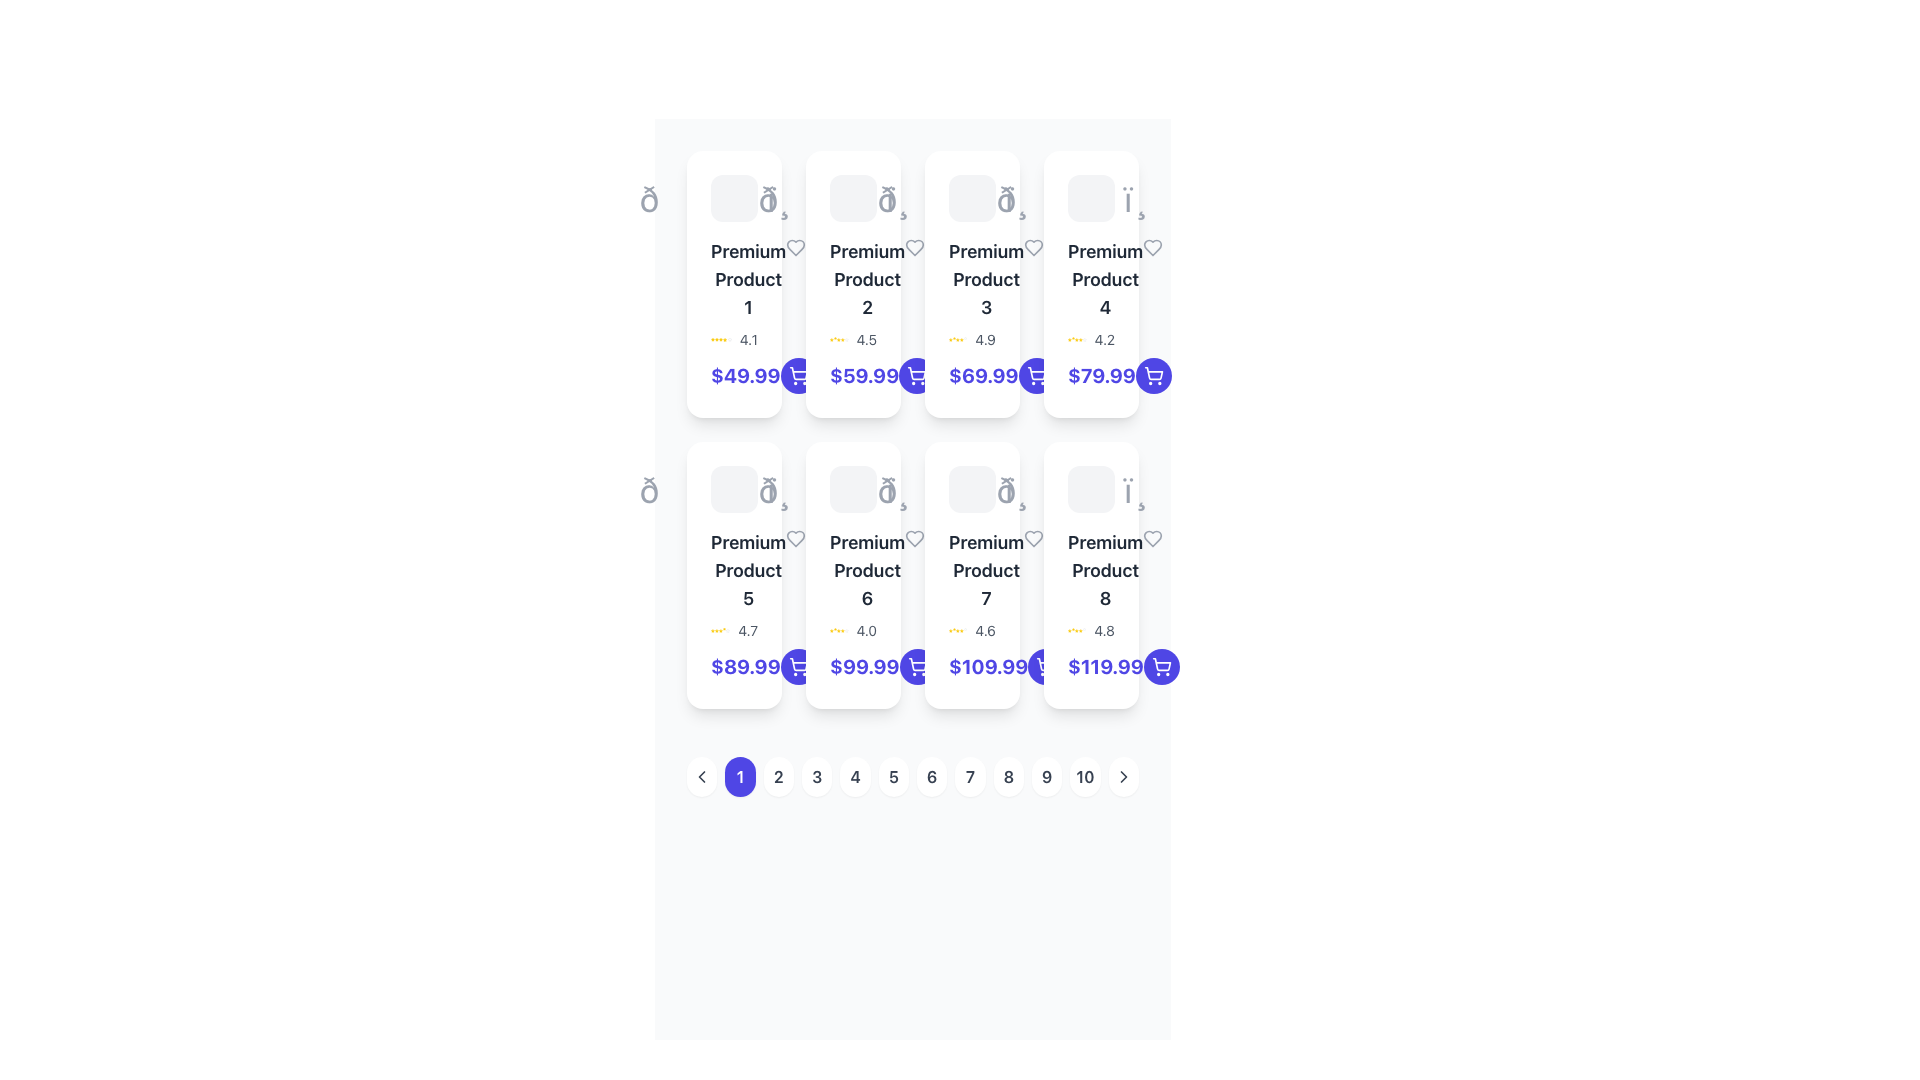  What do you see at coordinates (797, 373) in the screenshot?
I see `the shopping cart icon button located in the bottom-right corner of the 'Premium Product 8' card` at bounding box center [797, 373].